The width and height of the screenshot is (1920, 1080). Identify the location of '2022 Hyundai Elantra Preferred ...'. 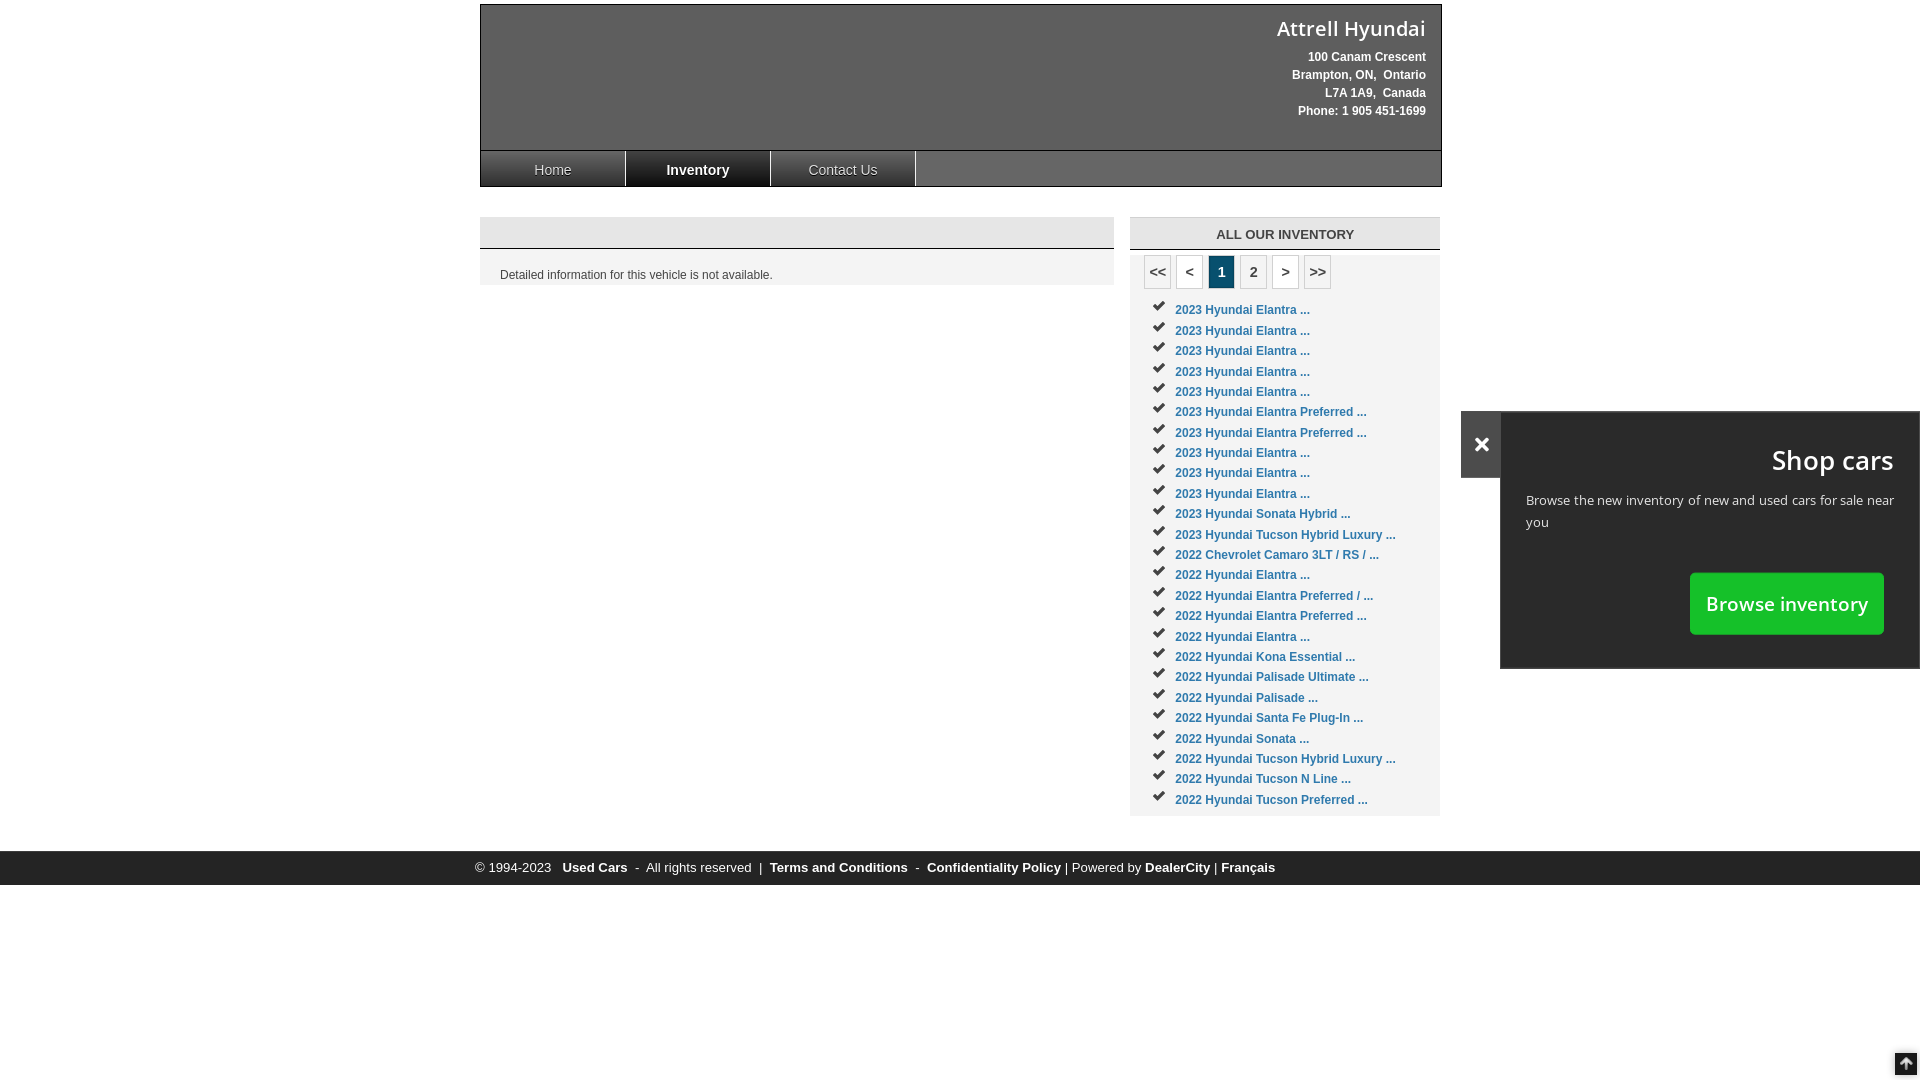
(1269, 615).